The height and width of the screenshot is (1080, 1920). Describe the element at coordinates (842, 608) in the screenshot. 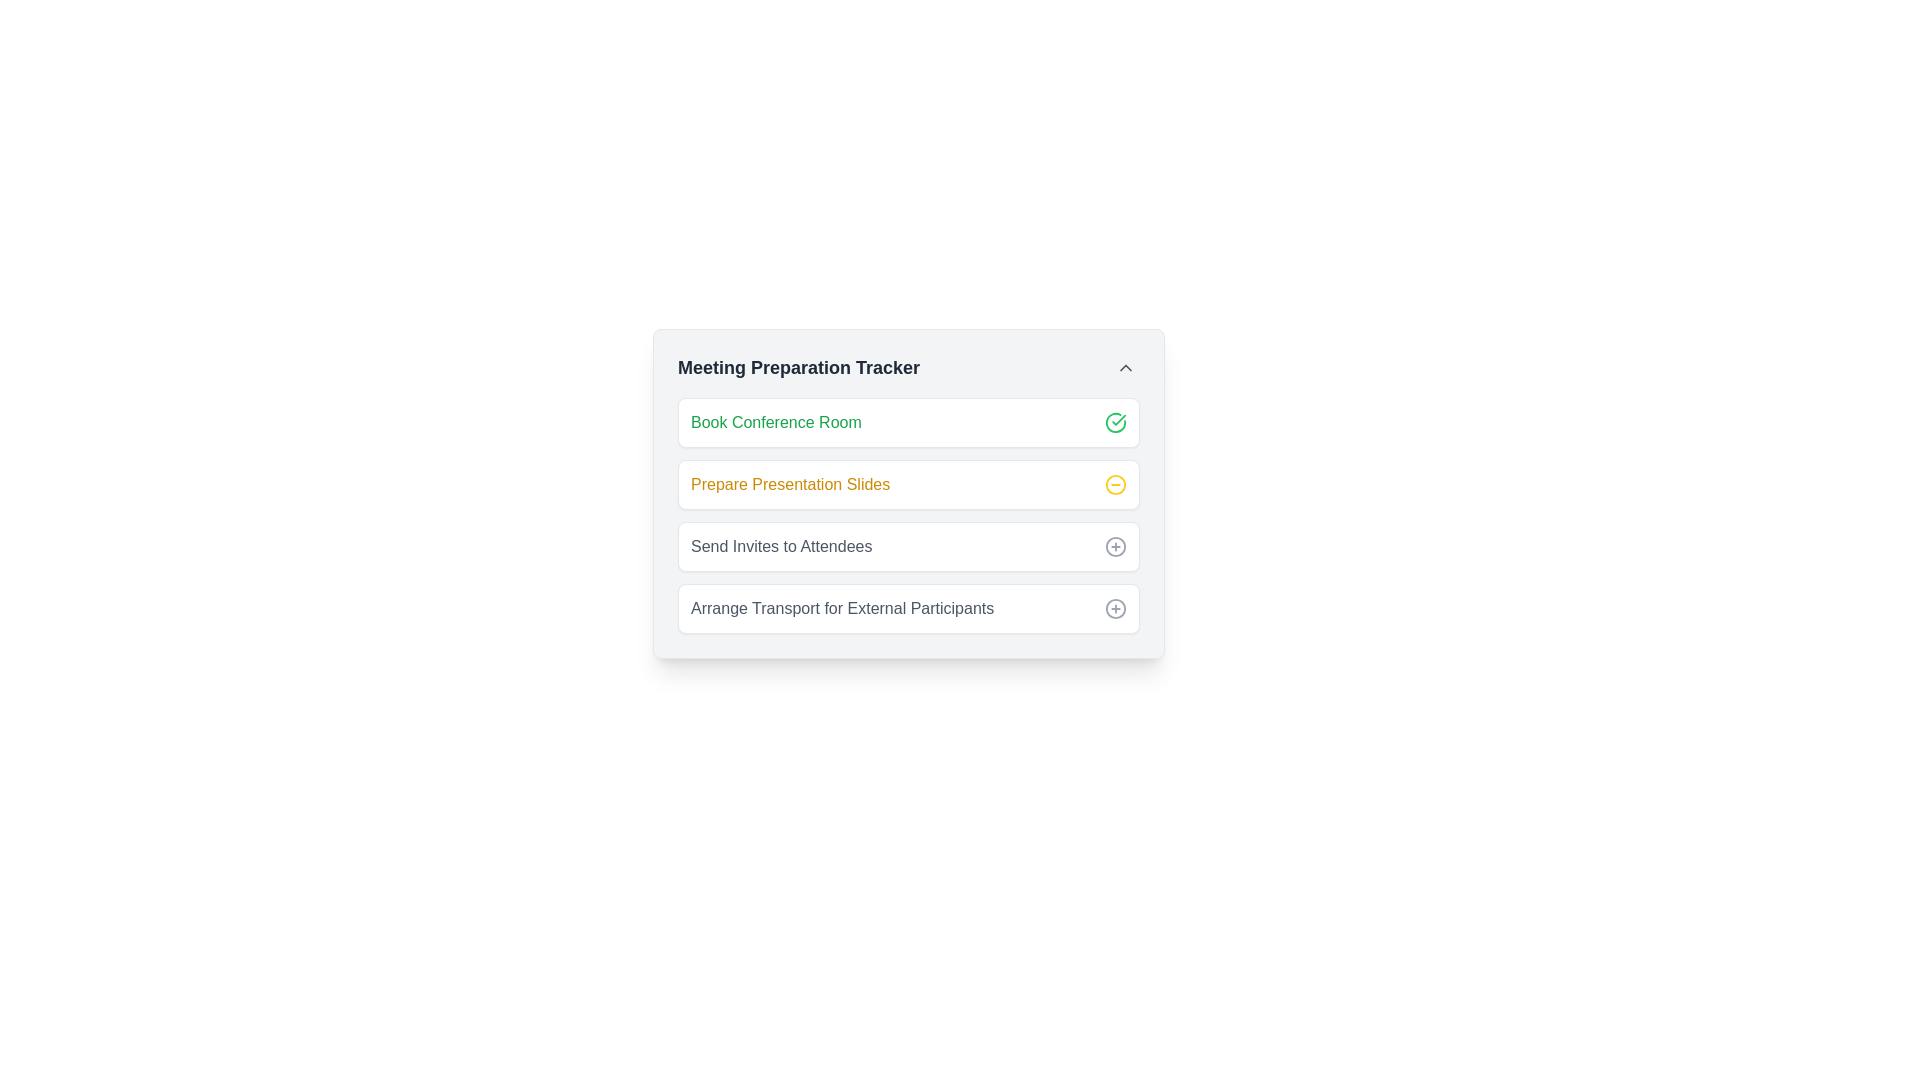

I see `the text label that reads 'Arrange Transport for External Participants,' which is the fourth item in the task list interface` at that location.